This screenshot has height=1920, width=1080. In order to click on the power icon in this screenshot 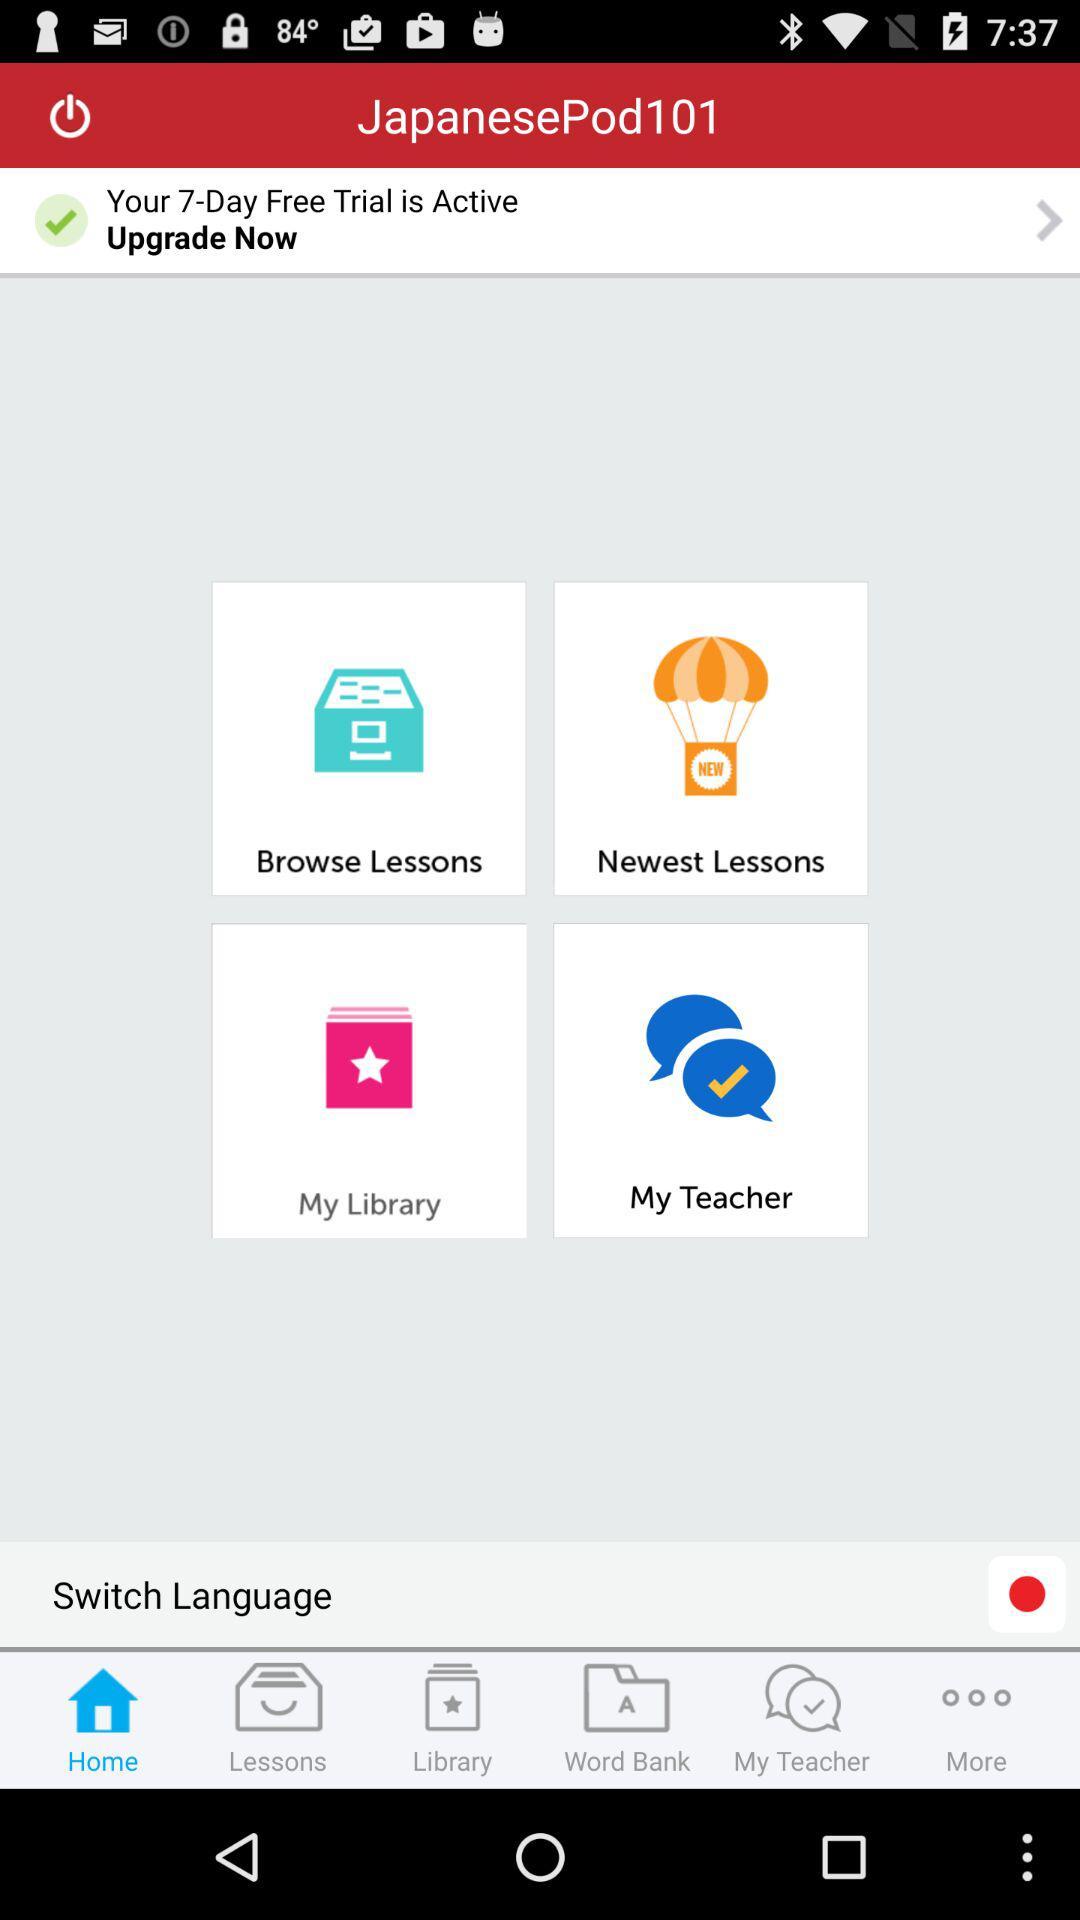, I will do `click(69, 122)`.